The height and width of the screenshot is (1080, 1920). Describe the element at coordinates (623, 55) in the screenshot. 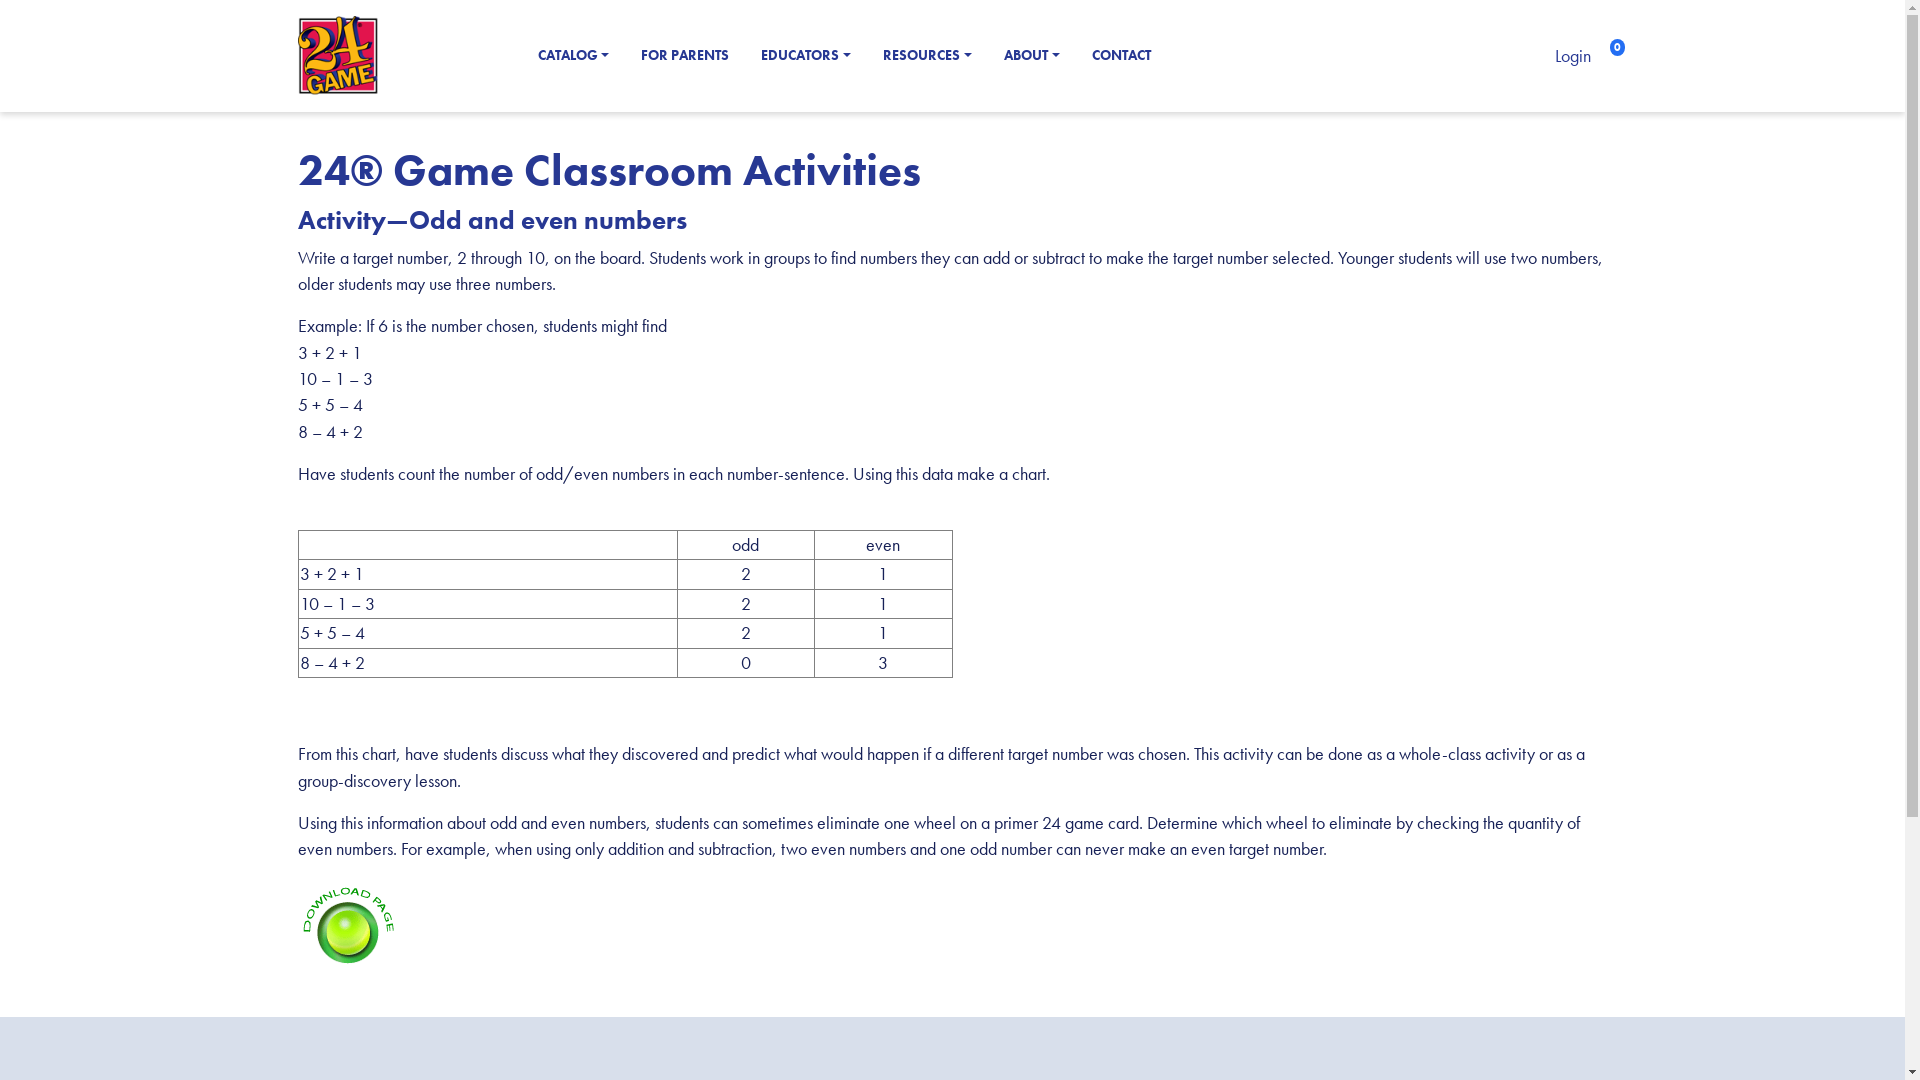

I see `'FOR PARENTS'` at that location.